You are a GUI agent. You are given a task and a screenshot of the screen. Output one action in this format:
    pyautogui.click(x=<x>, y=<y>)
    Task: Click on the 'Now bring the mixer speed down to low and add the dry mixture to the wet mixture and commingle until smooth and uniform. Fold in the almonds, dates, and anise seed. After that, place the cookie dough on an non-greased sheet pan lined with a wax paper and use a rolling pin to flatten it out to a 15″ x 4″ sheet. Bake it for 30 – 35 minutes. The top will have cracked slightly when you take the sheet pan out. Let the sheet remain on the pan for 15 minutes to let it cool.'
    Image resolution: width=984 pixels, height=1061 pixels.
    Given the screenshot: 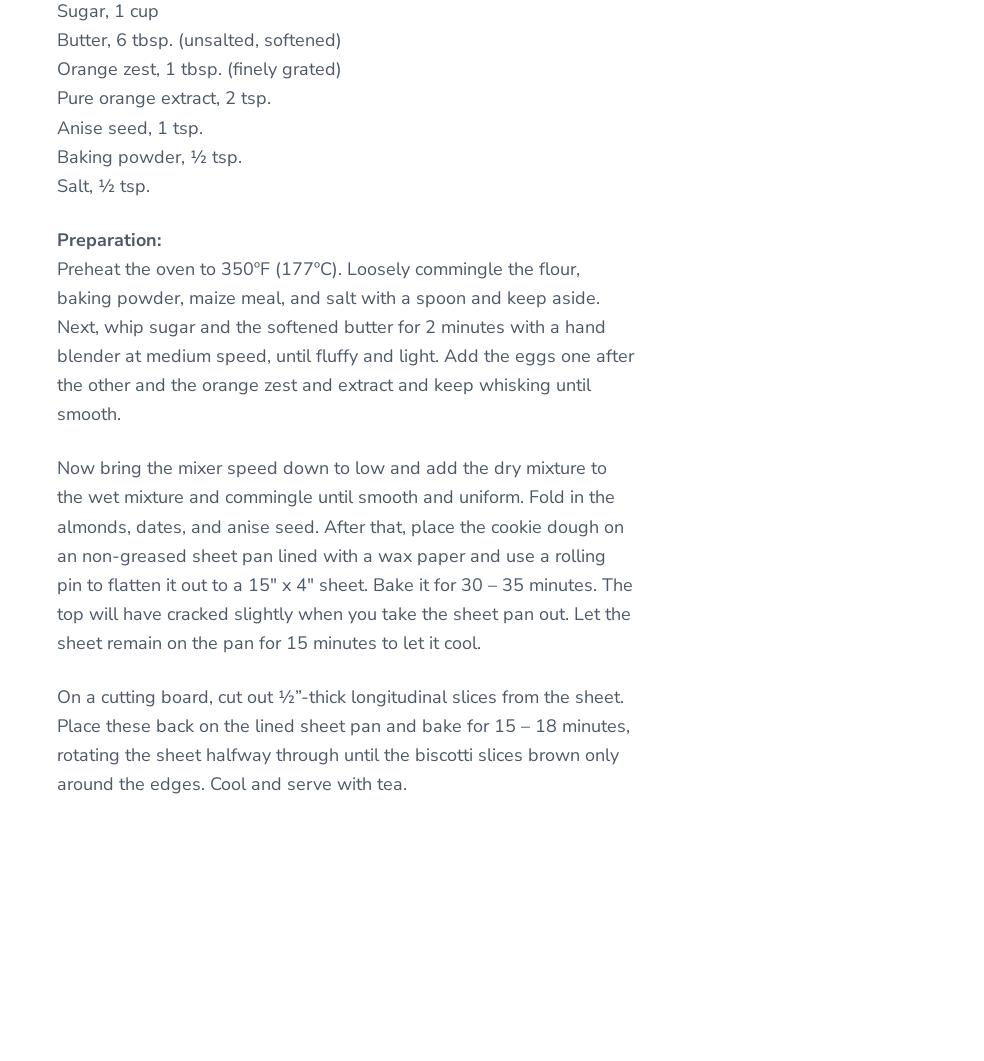 What is the action you would take?
    pyautogui.click(x=343, y=554)
    